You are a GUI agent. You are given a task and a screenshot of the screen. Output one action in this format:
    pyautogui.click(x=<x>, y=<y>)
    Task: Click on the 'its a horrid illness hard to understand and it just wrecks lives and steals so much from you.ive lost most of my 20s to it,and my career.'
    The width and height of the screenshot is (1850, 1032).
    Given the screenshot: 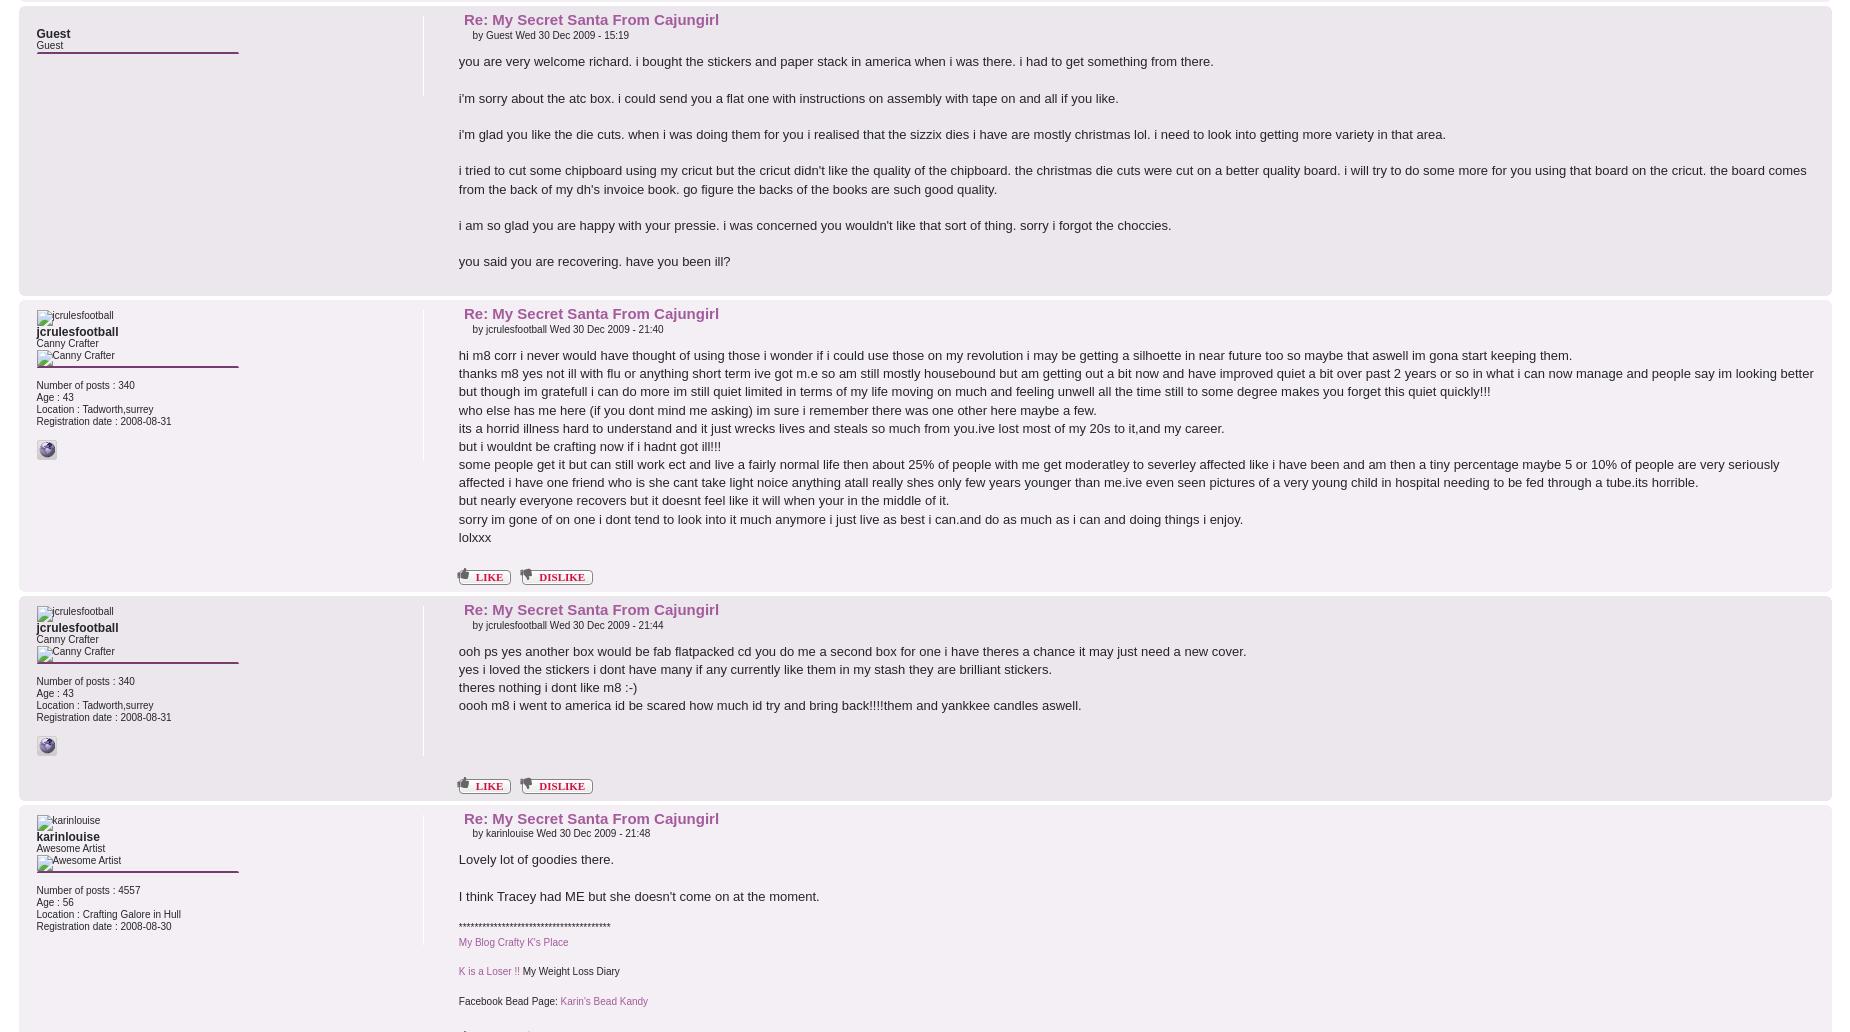 What is the action you would take?
    pyautogui.click(x=841, y=426)
    